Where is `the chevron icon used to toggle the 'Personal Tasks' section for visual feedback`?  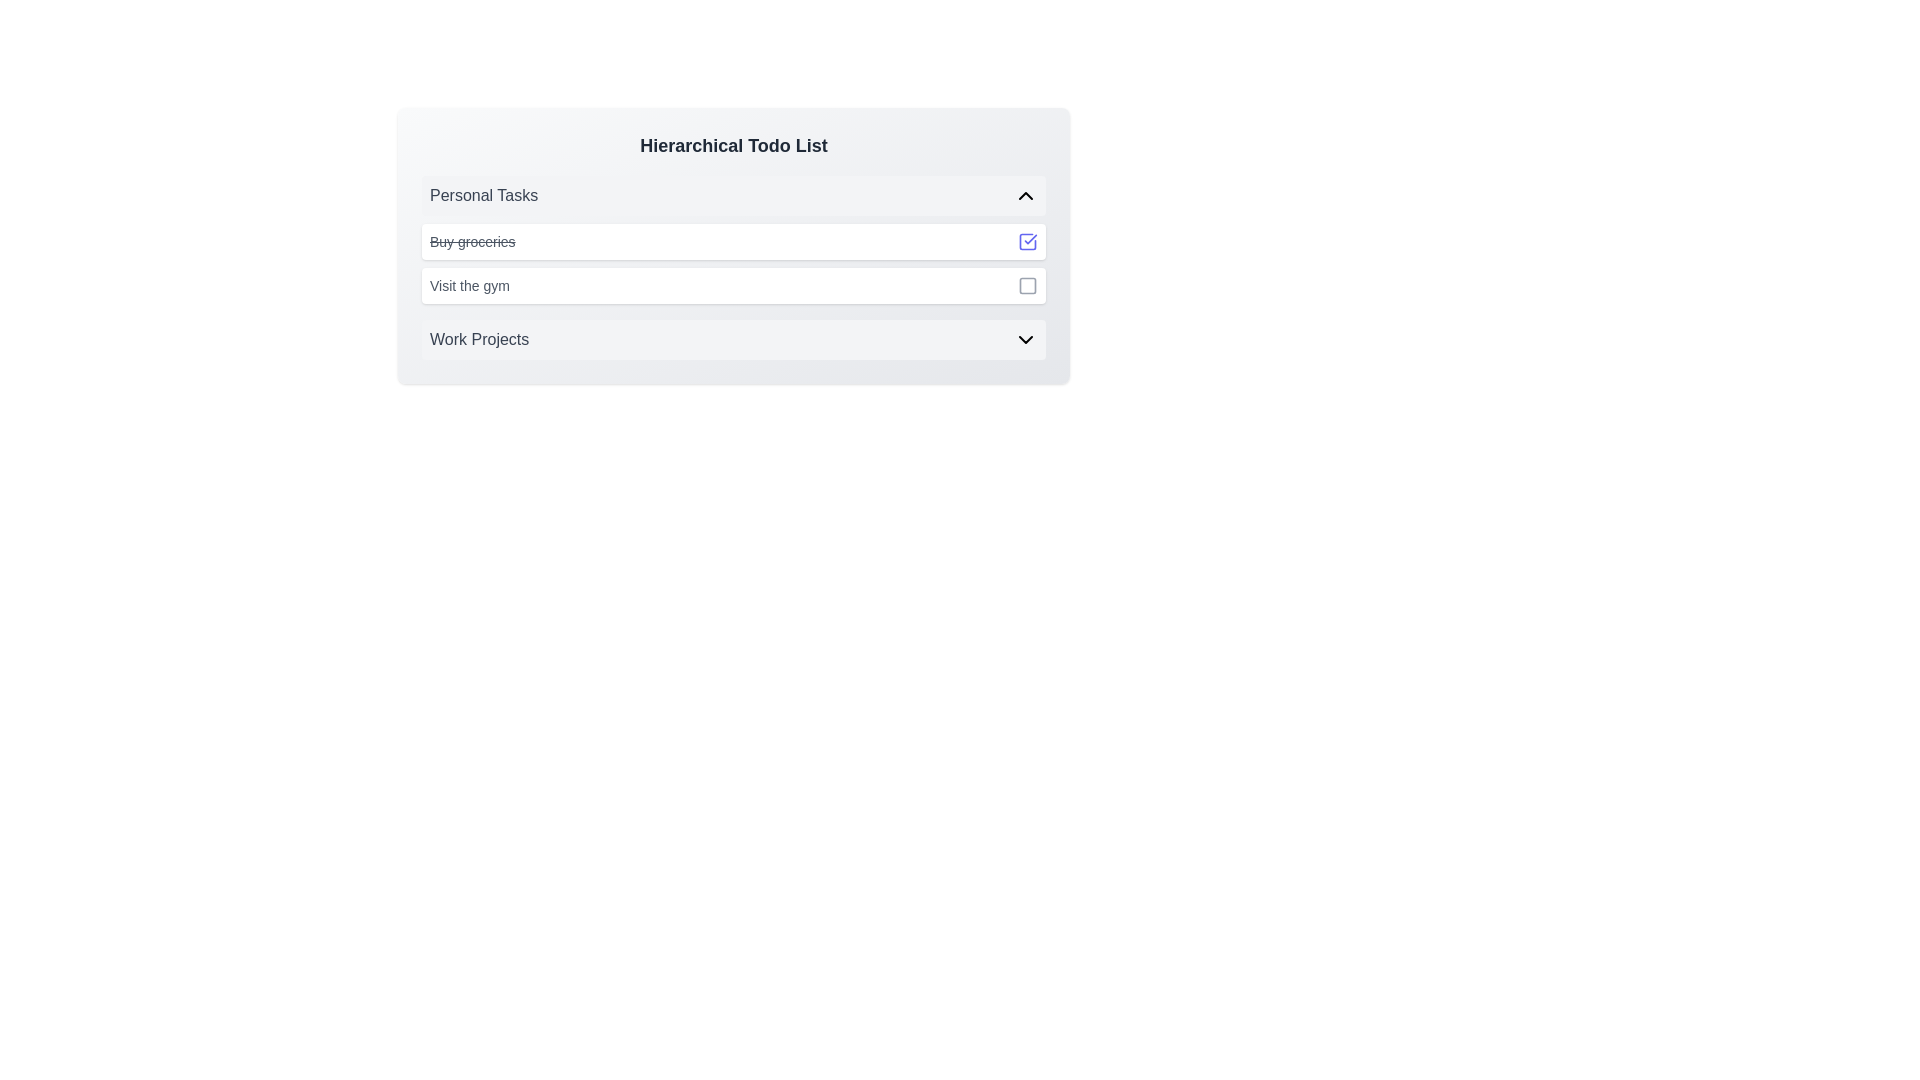 the chevron icon used to toggle the 'Personal Tasks' section for visual feedback is located at coordinates (1026, 196).